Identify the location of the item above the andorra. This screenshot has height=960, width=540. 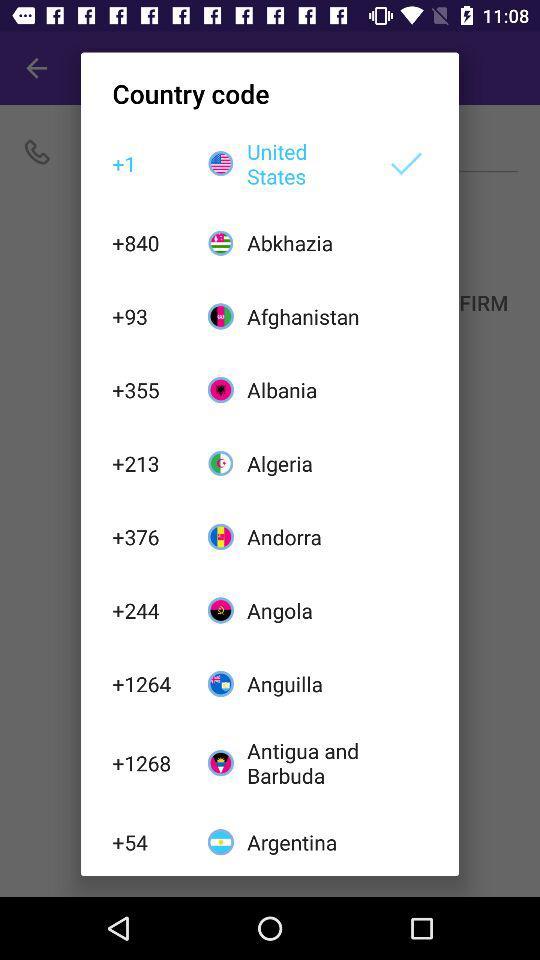
(305, 463).